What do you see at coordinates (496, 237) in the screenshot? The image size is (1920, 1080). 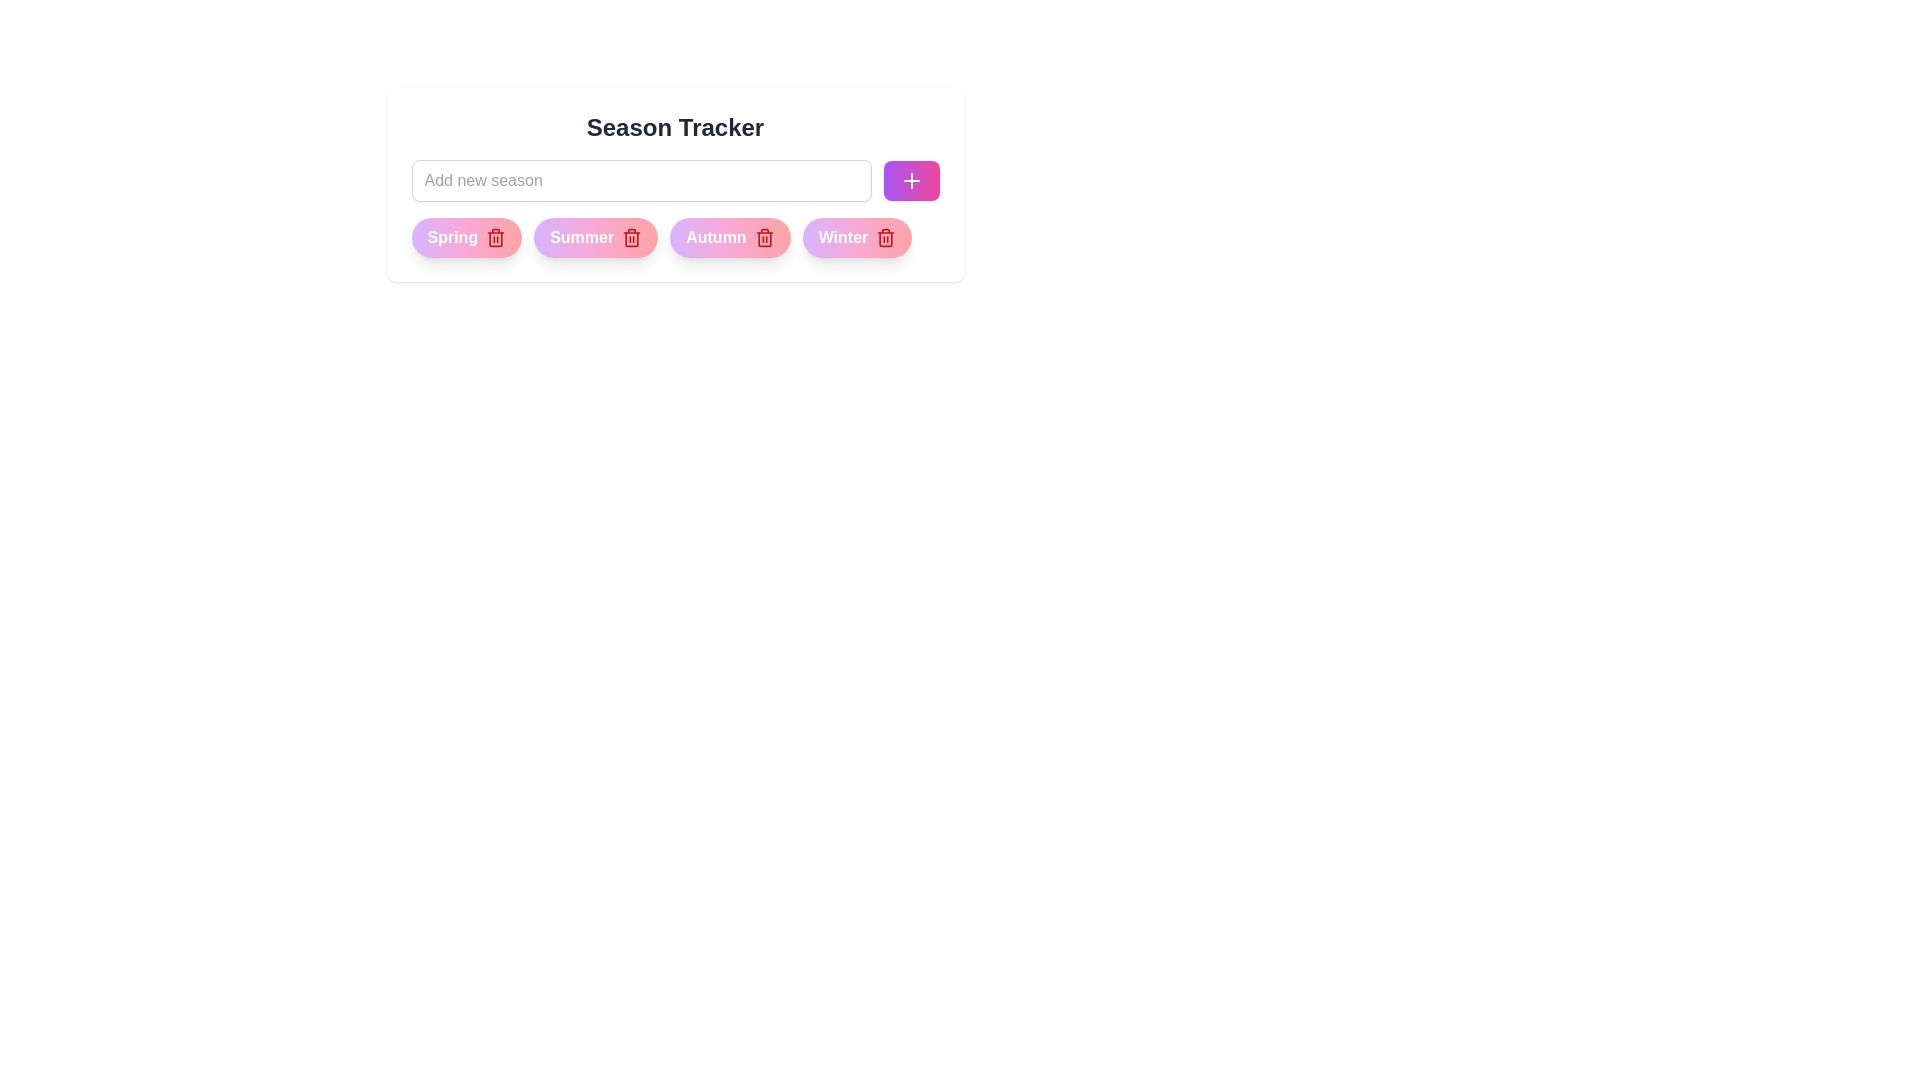 I see `the delete icon of the chip labeled Spring to remove it` at bounding box center [496, 237].